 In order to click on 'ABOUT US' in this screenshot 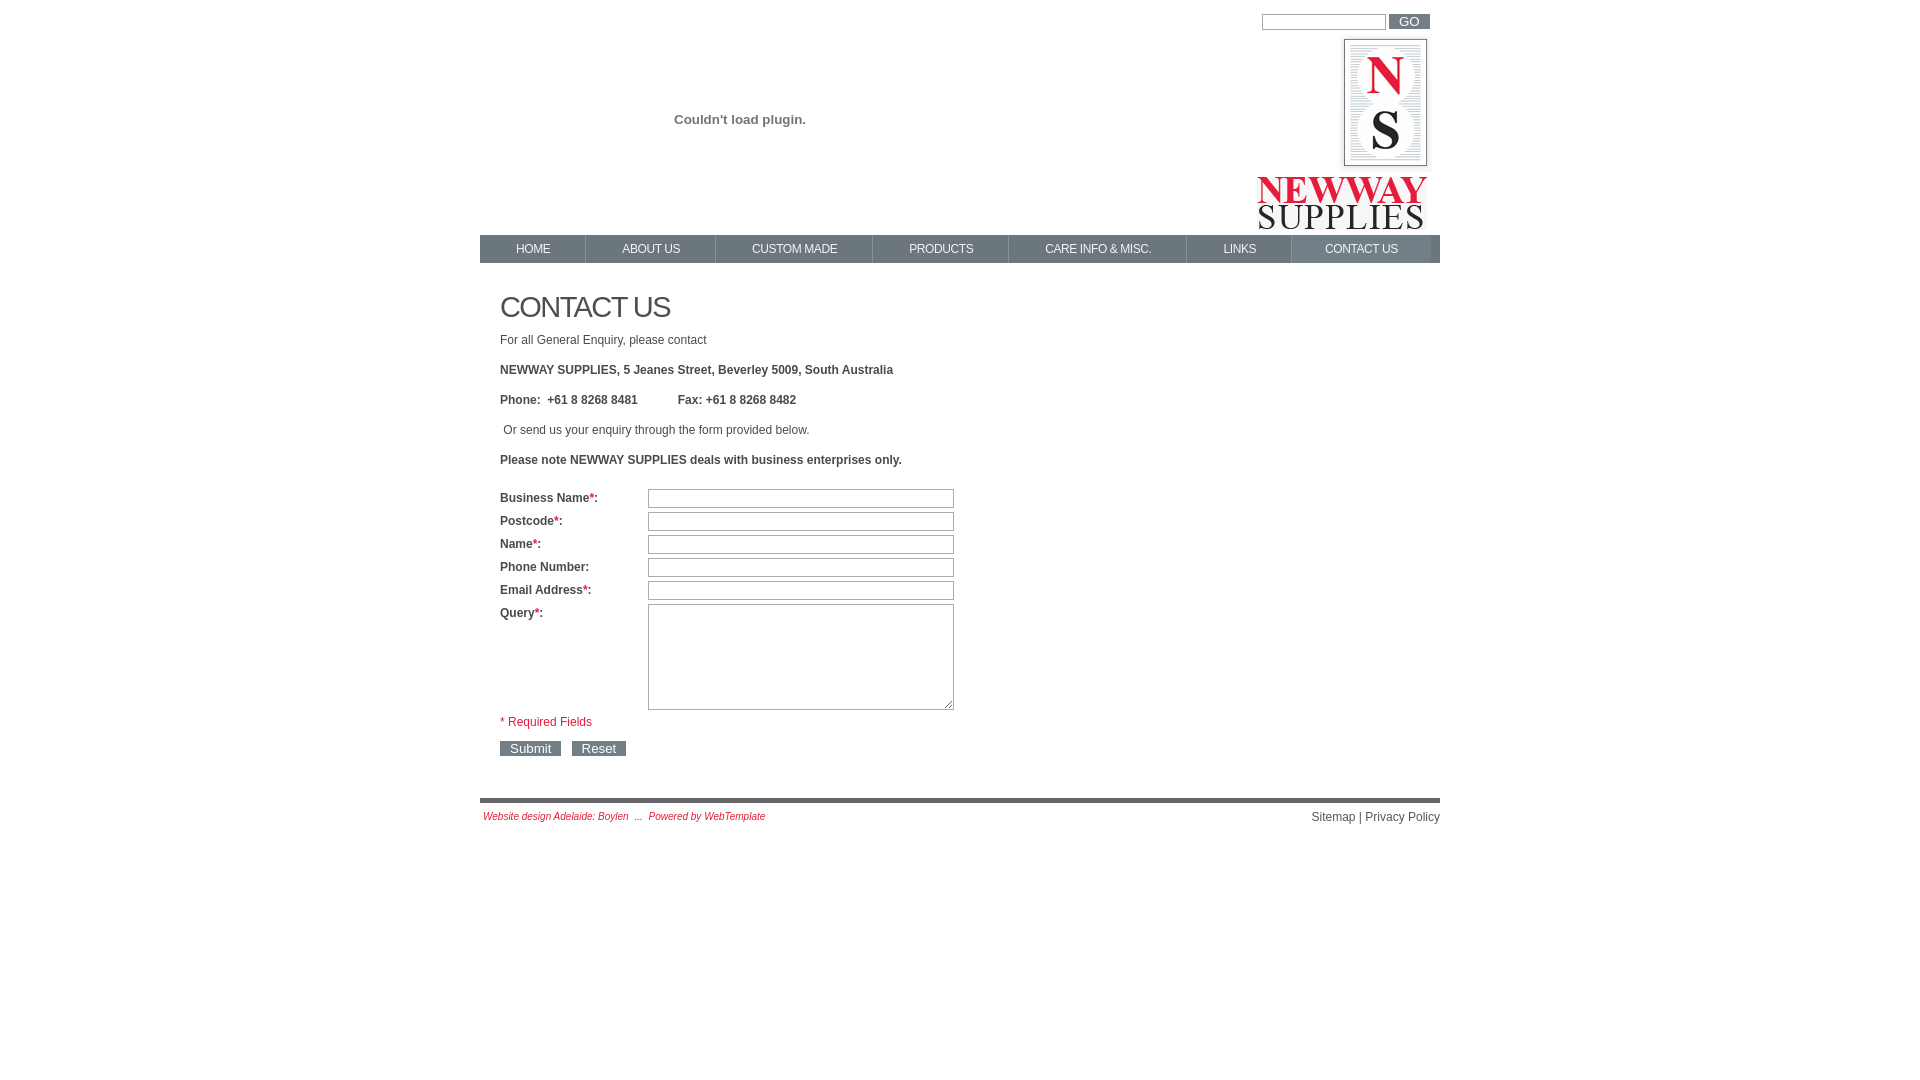, I will do `click(584, 248)`.